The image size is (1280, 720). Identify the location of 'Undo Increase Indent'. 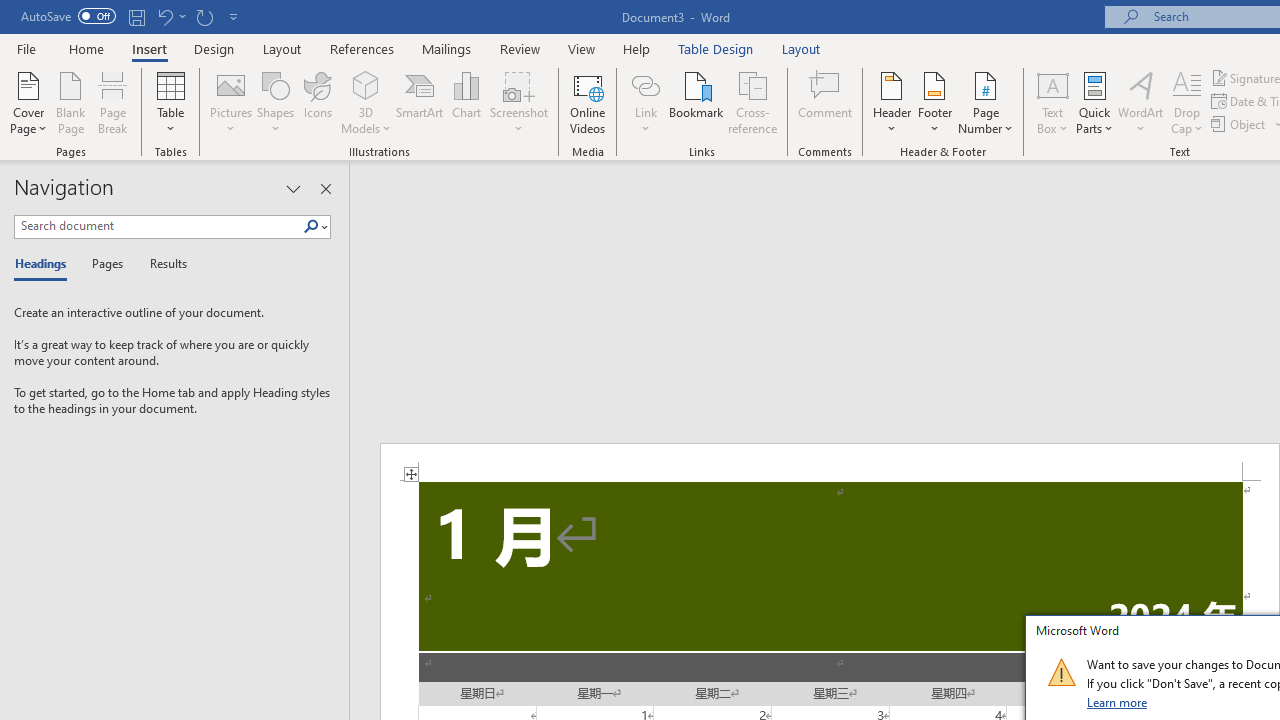
(164, 16).